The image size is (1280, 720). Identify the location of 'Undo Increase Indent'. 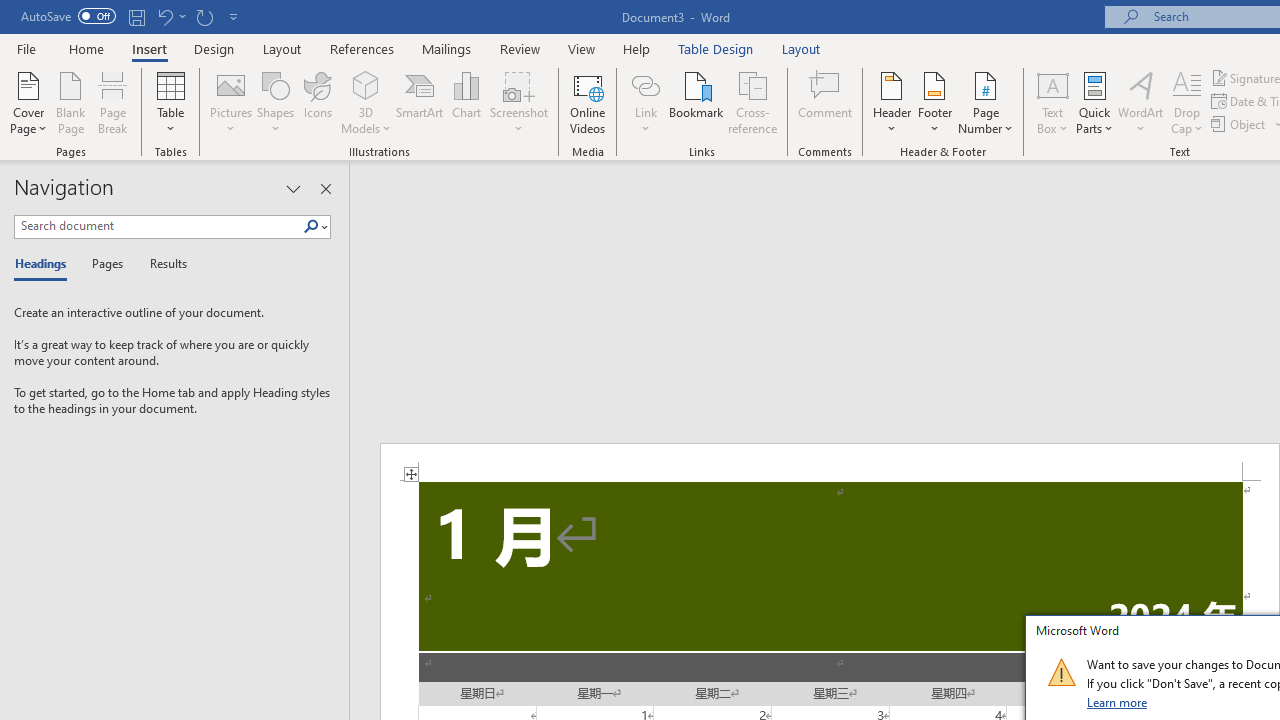
(164, 16).